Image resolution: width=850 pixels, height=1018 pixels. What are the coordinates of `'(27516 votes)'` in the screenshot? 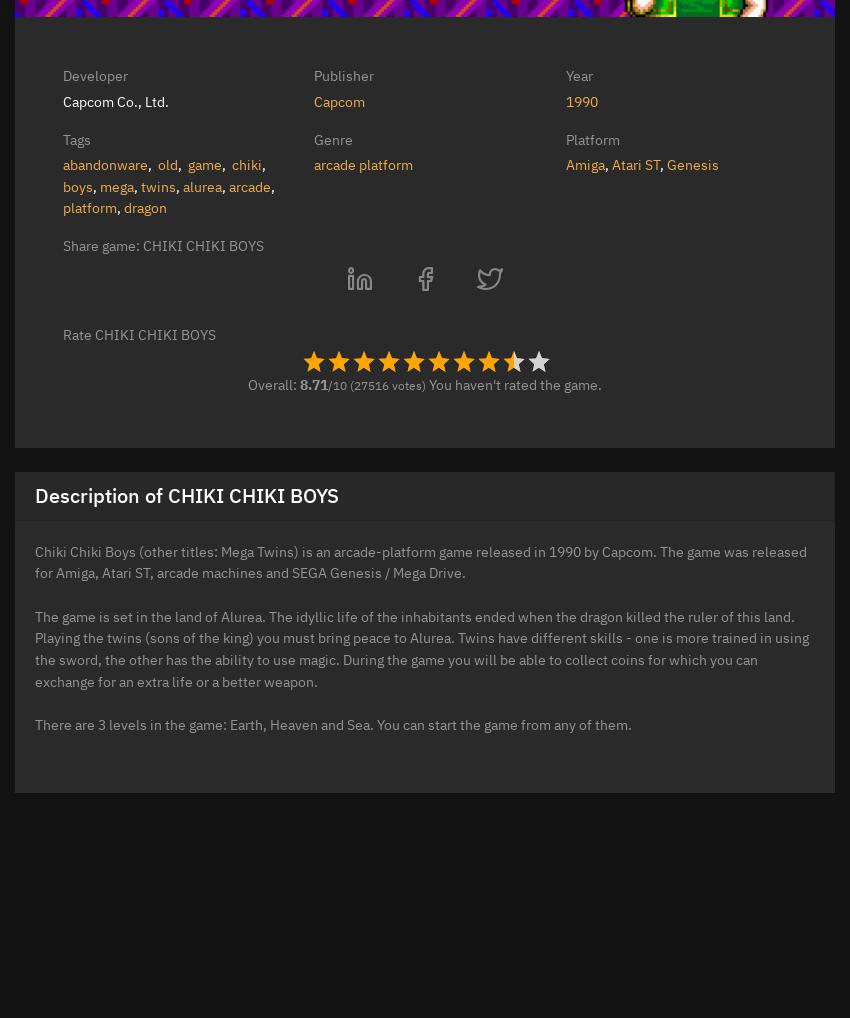 It's located at (388, 385).